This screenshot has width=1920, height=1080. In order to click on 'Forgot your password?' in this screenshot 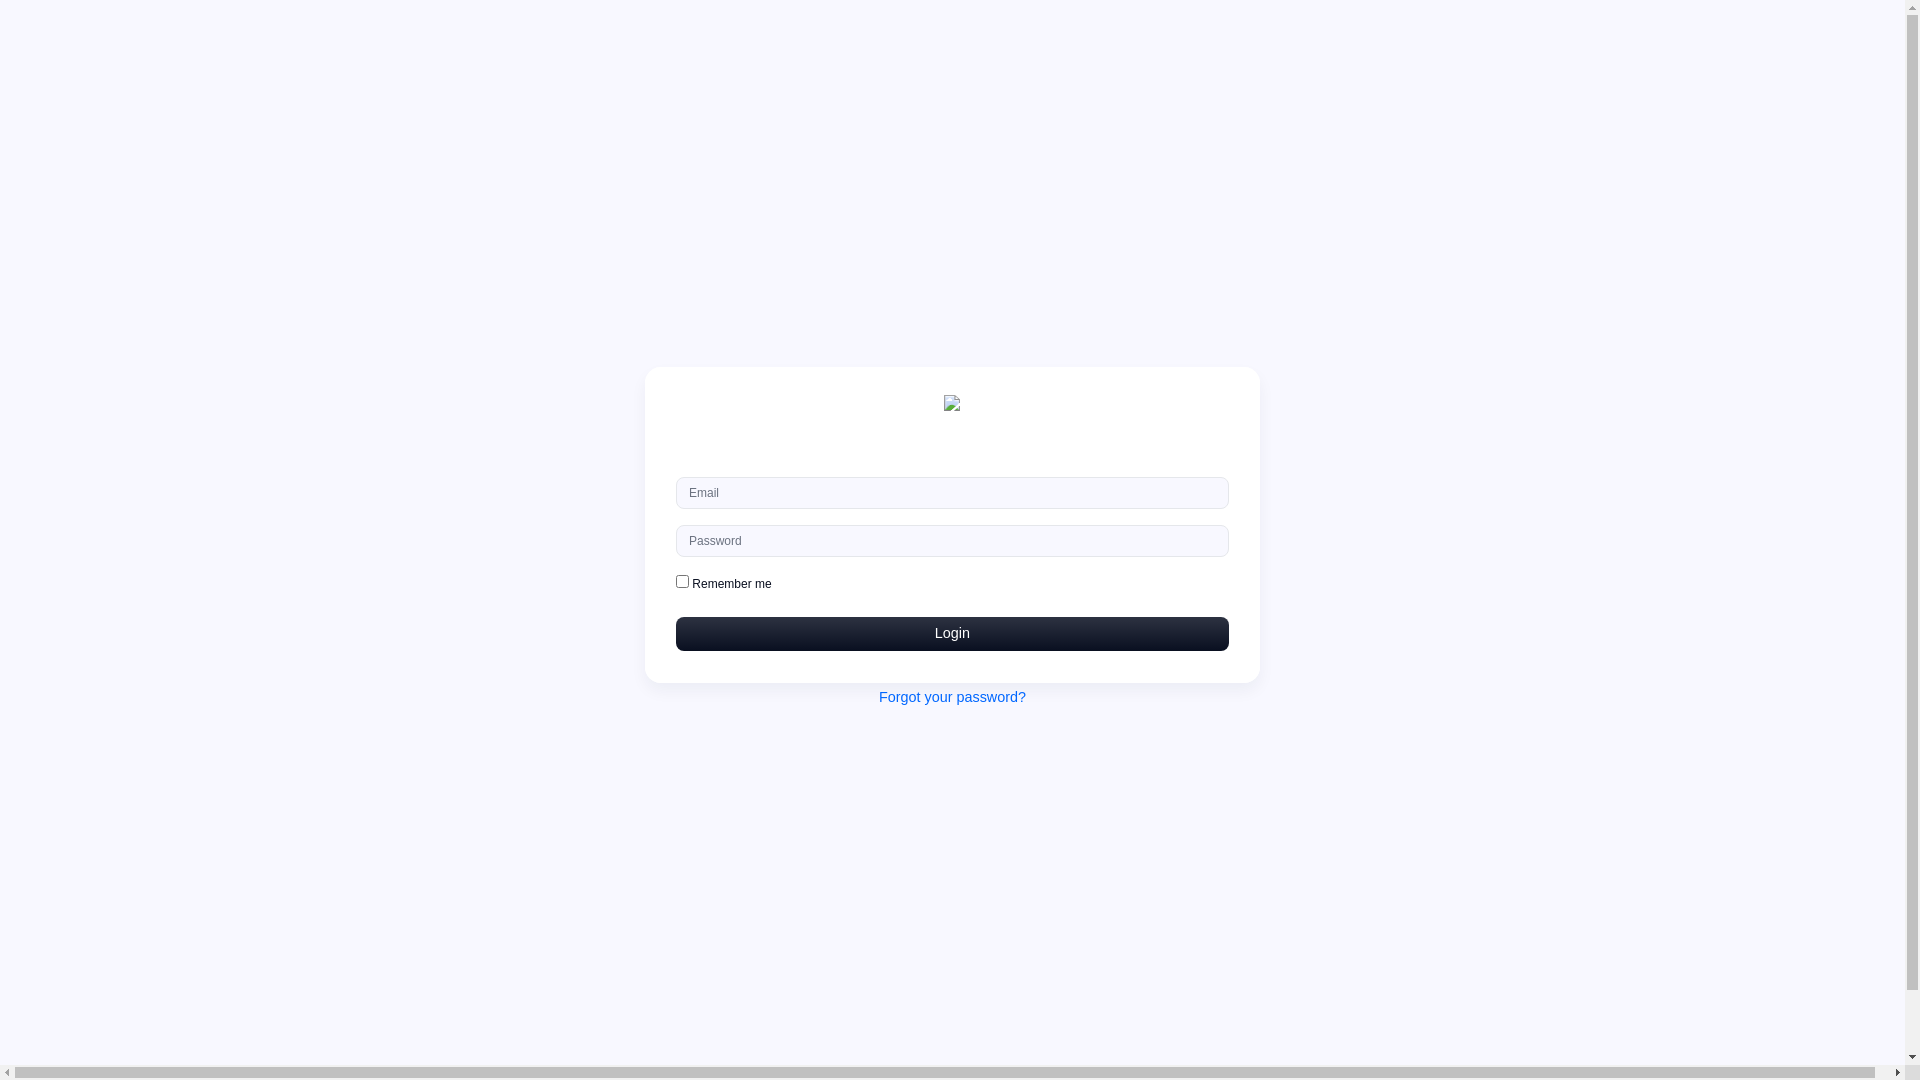, I will do `click(951, 697)`.